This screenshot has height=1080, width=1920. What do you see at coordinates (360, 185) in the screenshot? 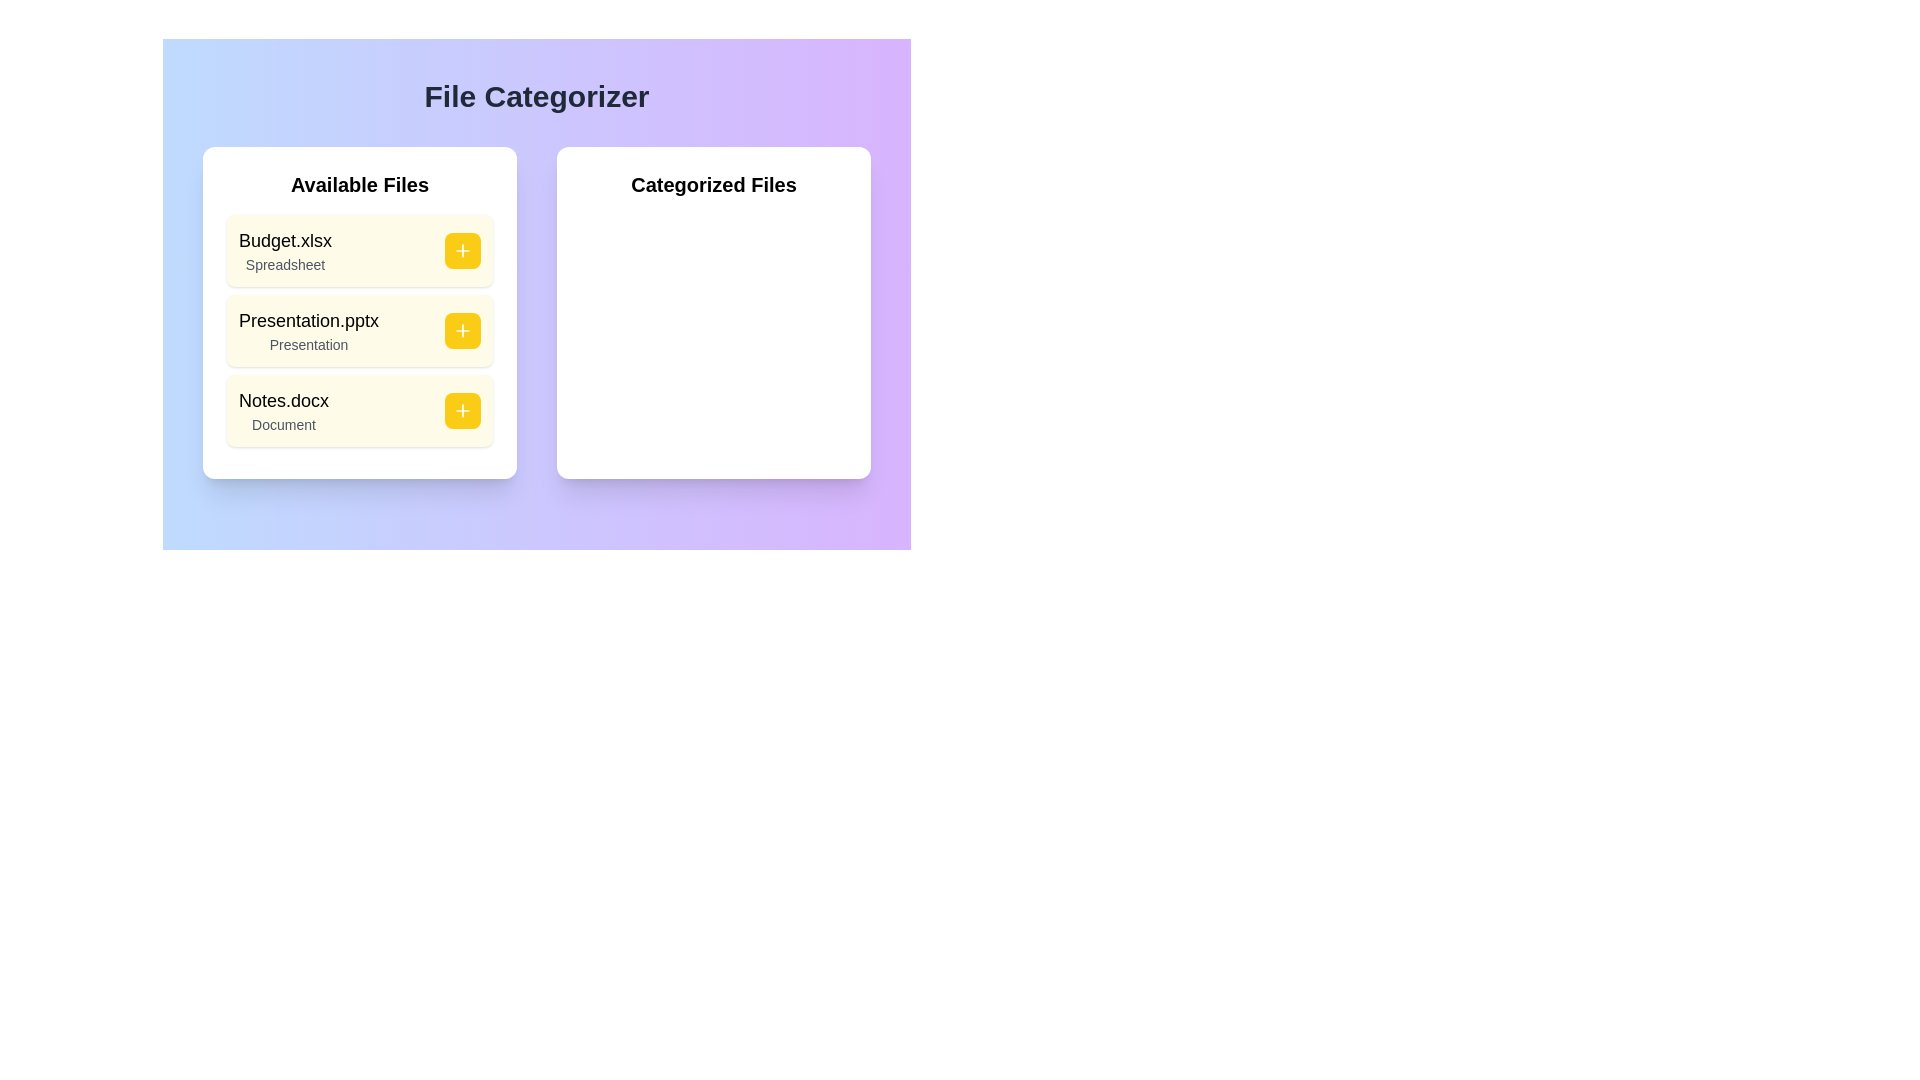
I see `the 'Available Files' label, which is displayed in a bold and slightly enlarged font on a white card-like background, centered at the top of the card` at bounding box center [360, 185].